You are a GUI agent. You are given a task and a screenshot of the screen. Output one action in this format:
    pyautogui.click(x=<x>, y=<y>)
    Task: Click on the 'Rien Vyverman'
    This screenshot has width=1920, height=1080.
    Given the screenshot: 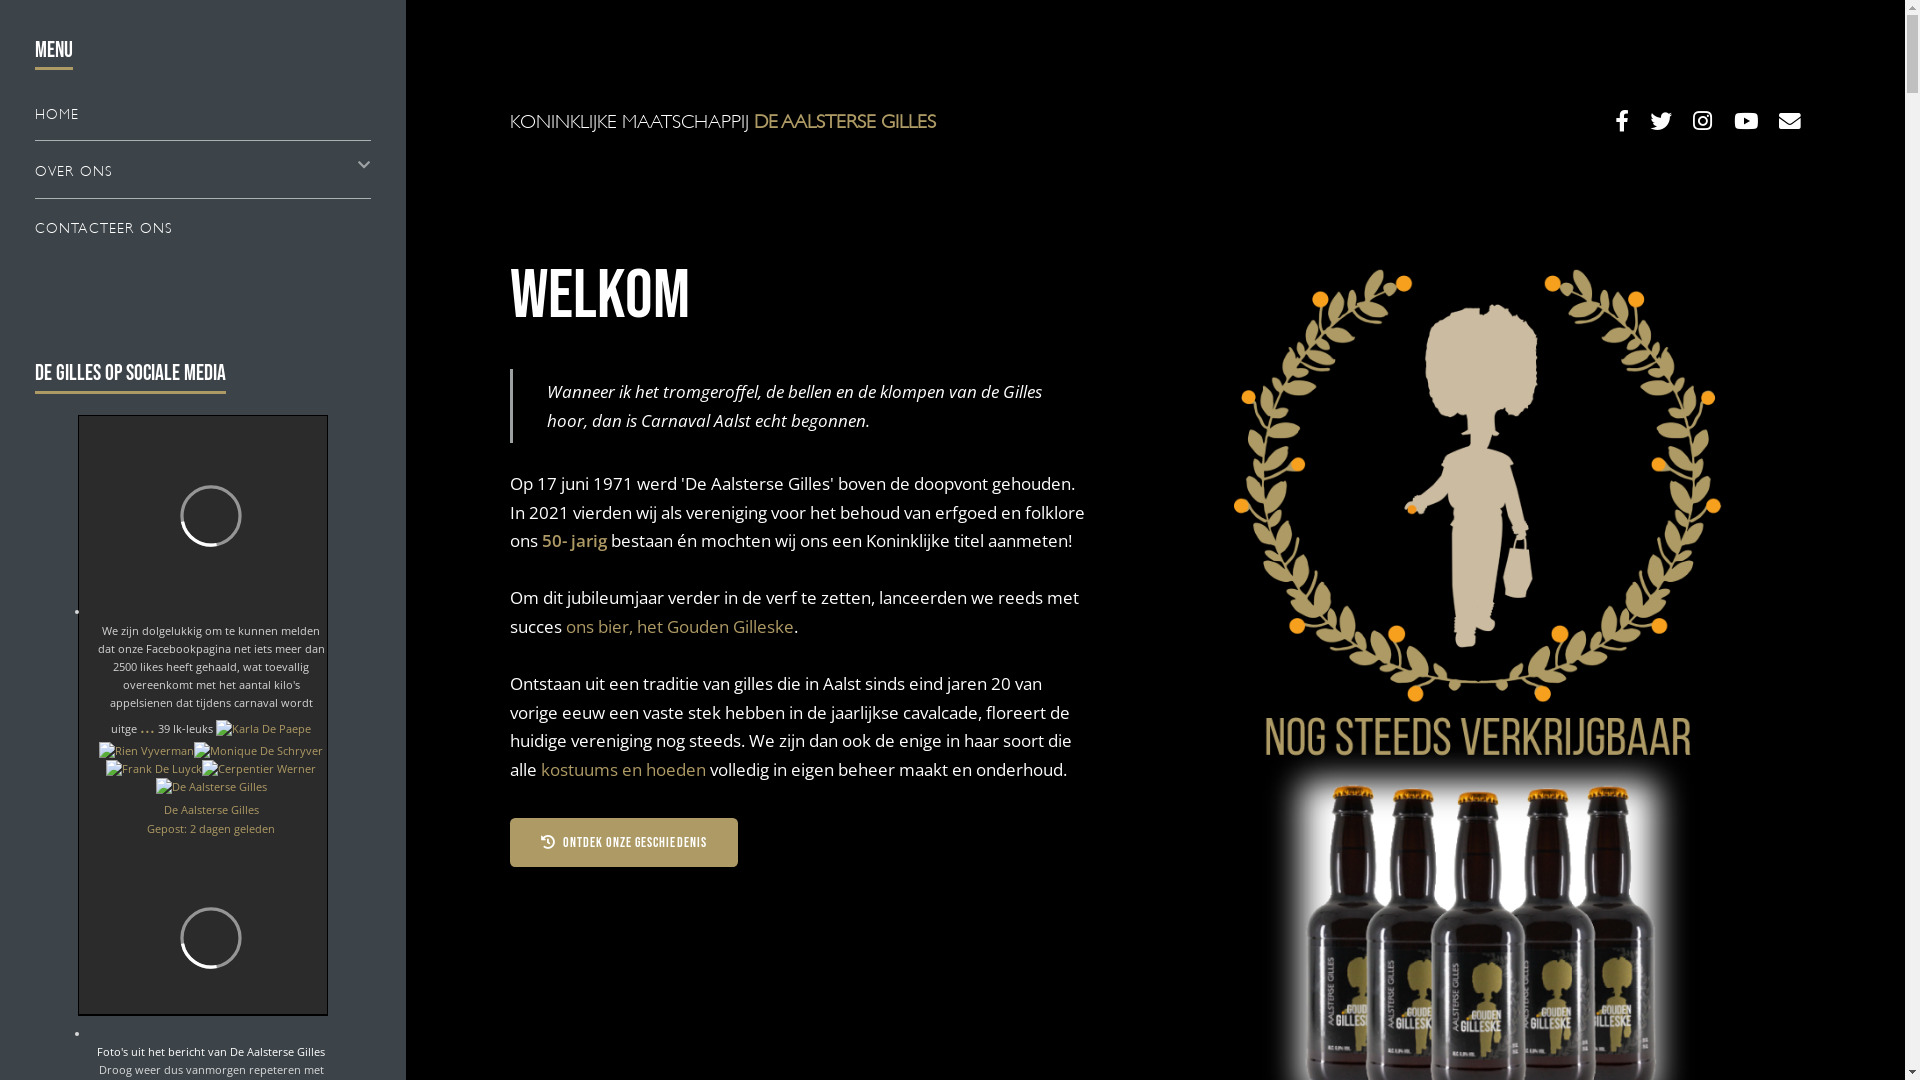 What is the action you would take?
    pyautogui.click(x=145, y=751)
    